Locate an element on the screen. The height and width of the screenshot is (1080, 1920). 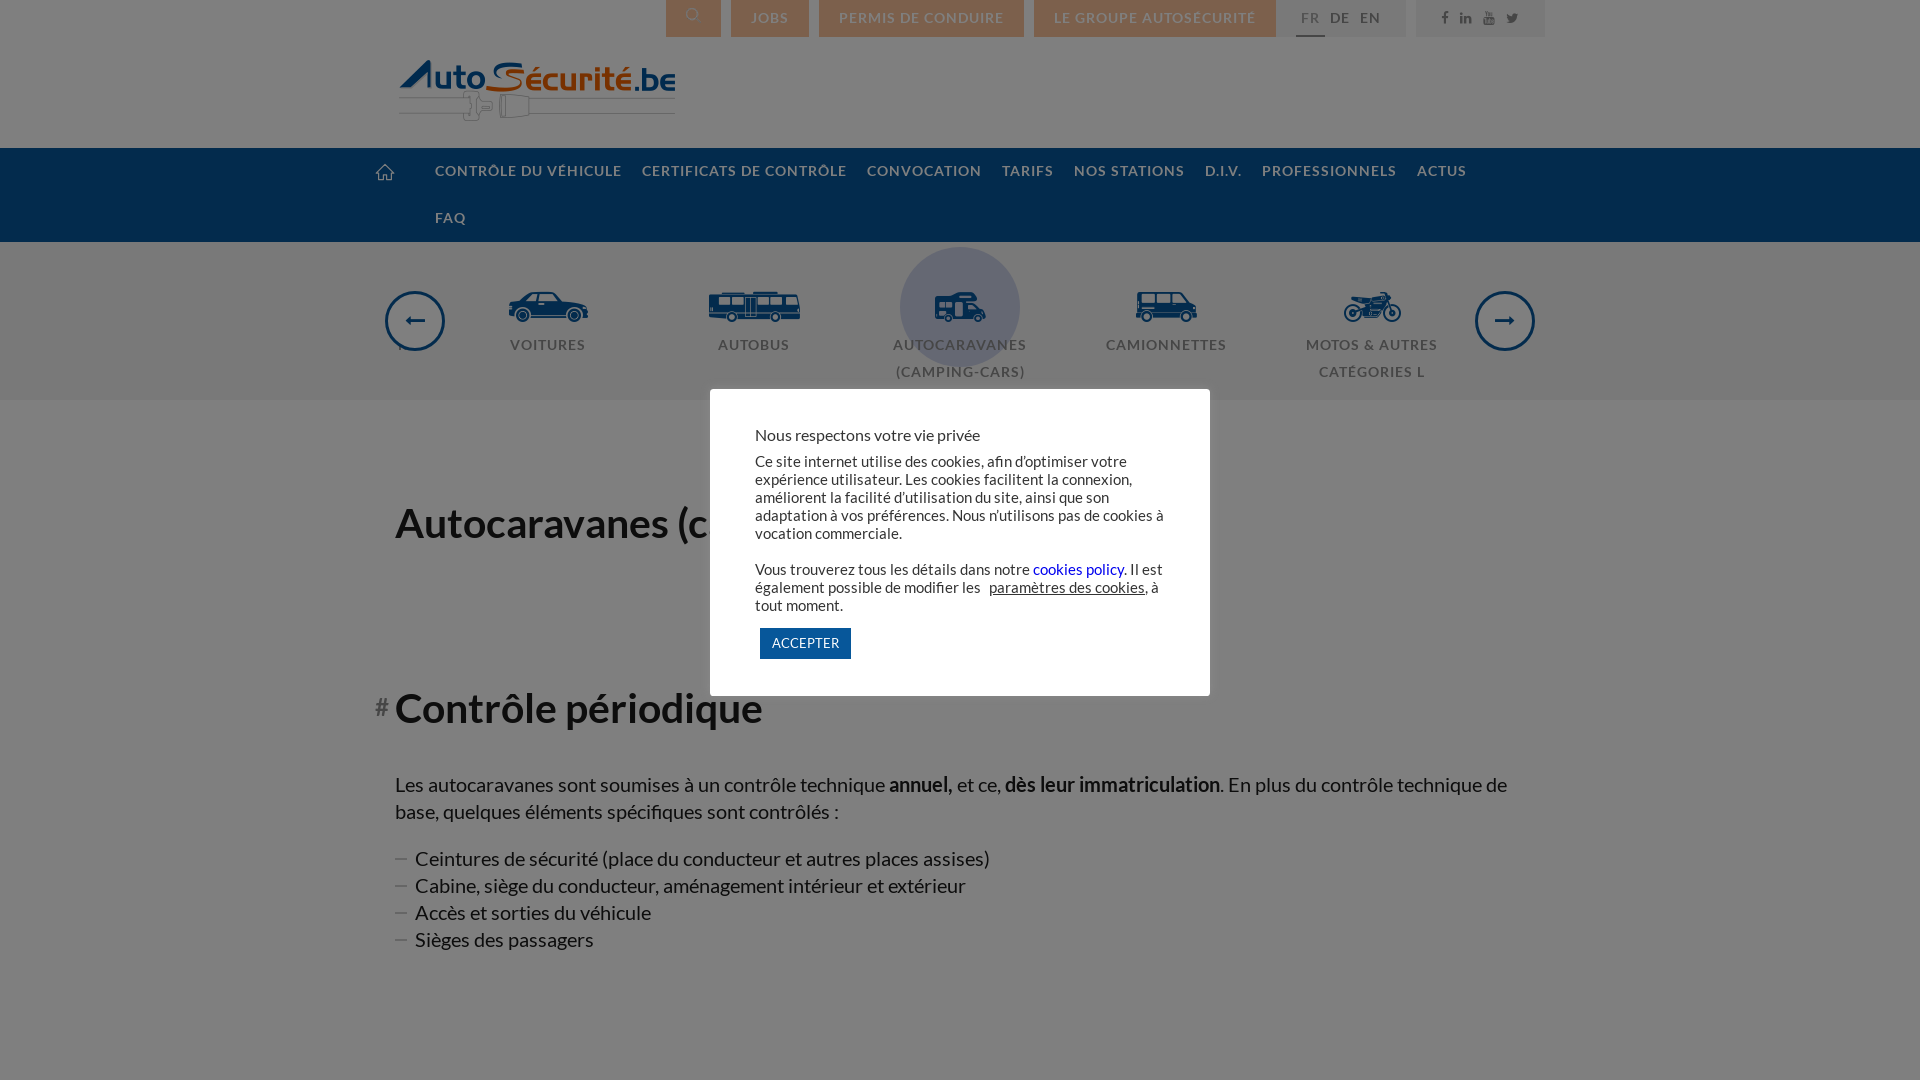
'ACTUS' is located at coordinates (1441, 170).